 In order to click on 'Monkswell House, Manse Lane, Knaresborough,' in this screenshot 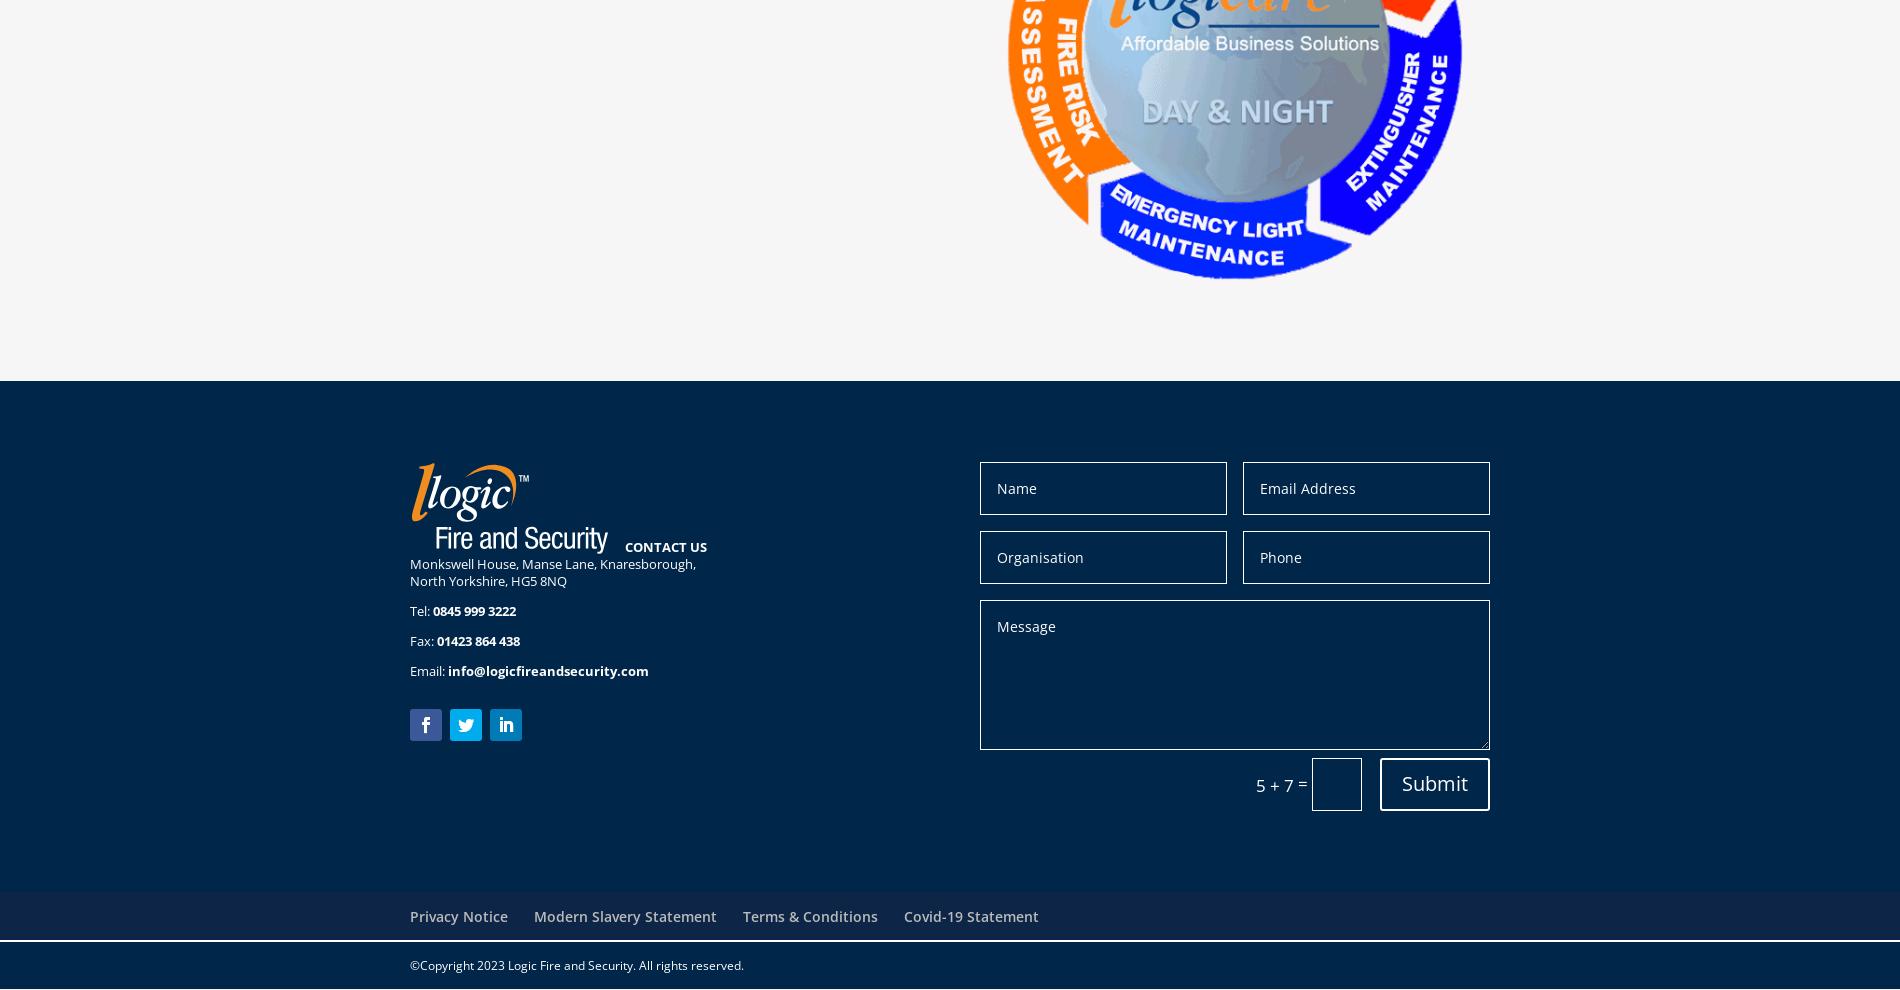, I will do `click(409, 563)`.